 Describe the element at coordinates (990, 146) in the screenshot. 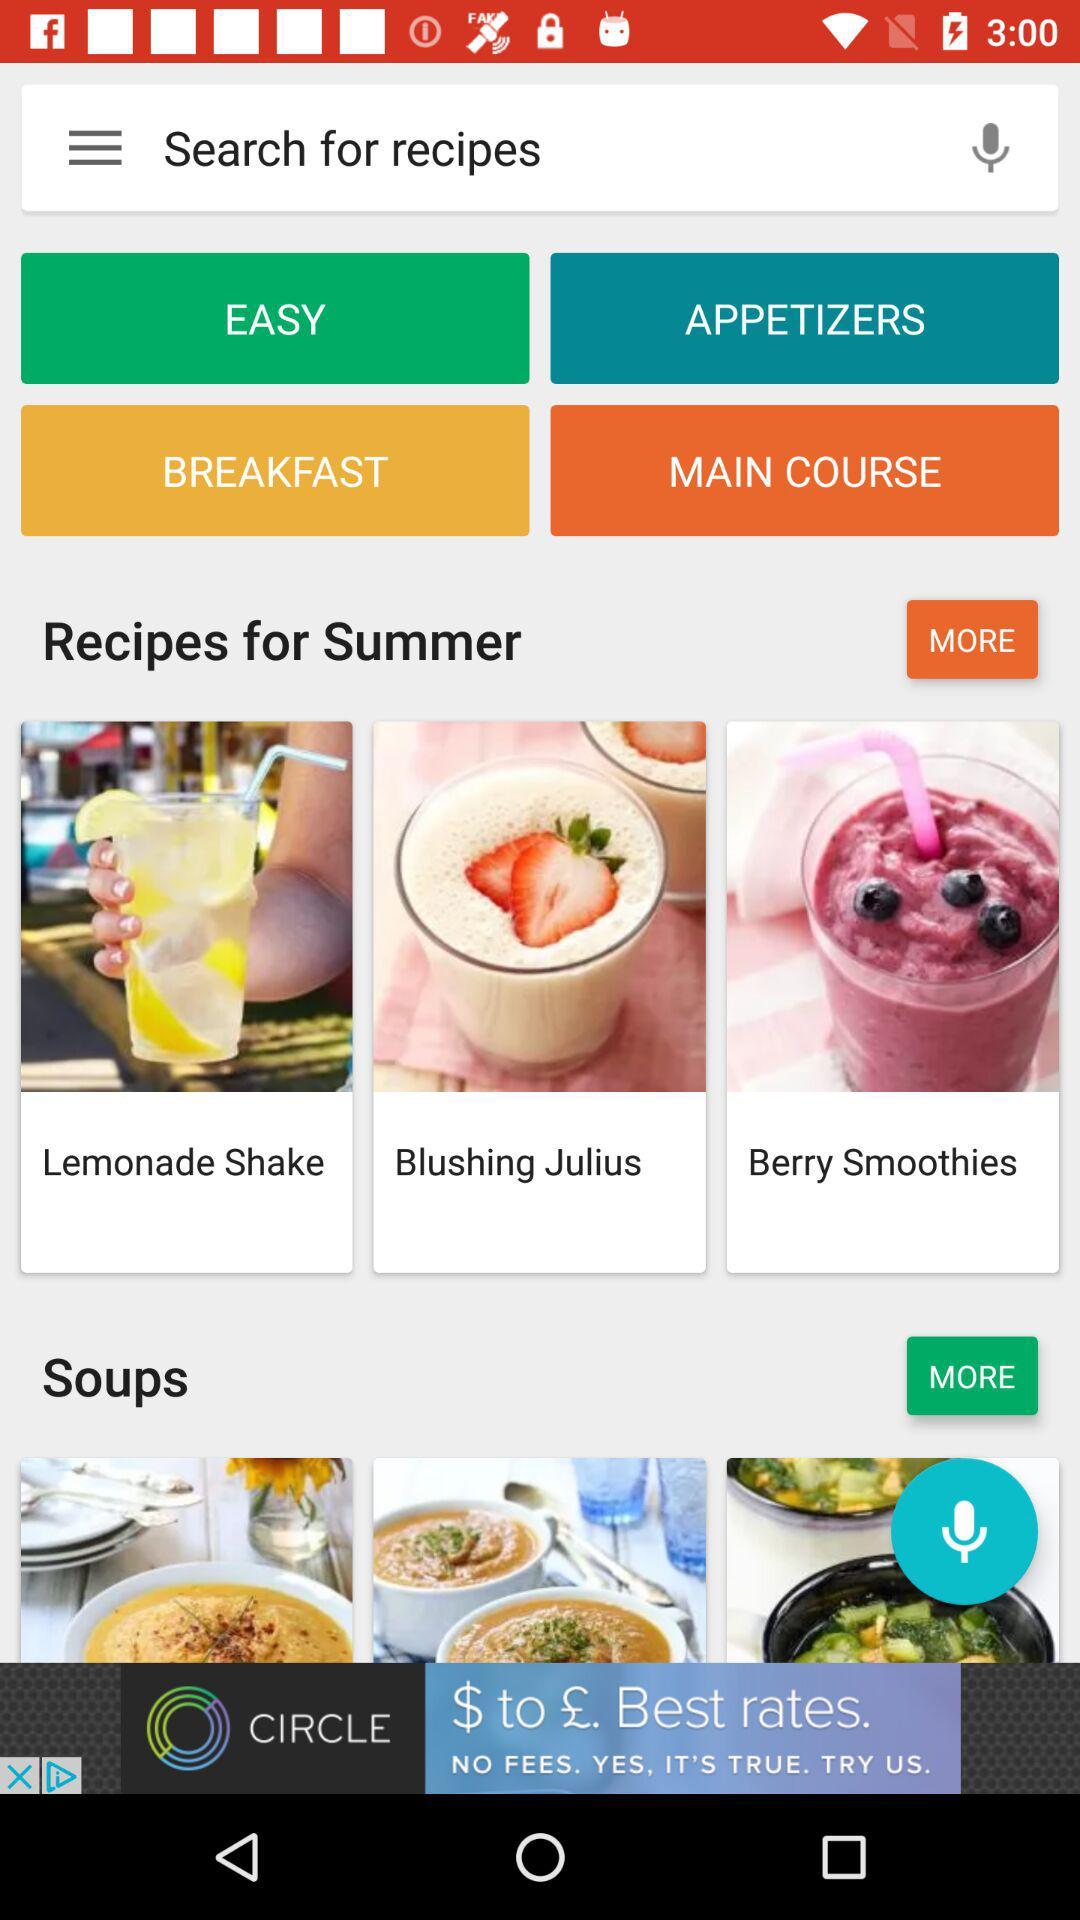

I see `use microphone` at that location.